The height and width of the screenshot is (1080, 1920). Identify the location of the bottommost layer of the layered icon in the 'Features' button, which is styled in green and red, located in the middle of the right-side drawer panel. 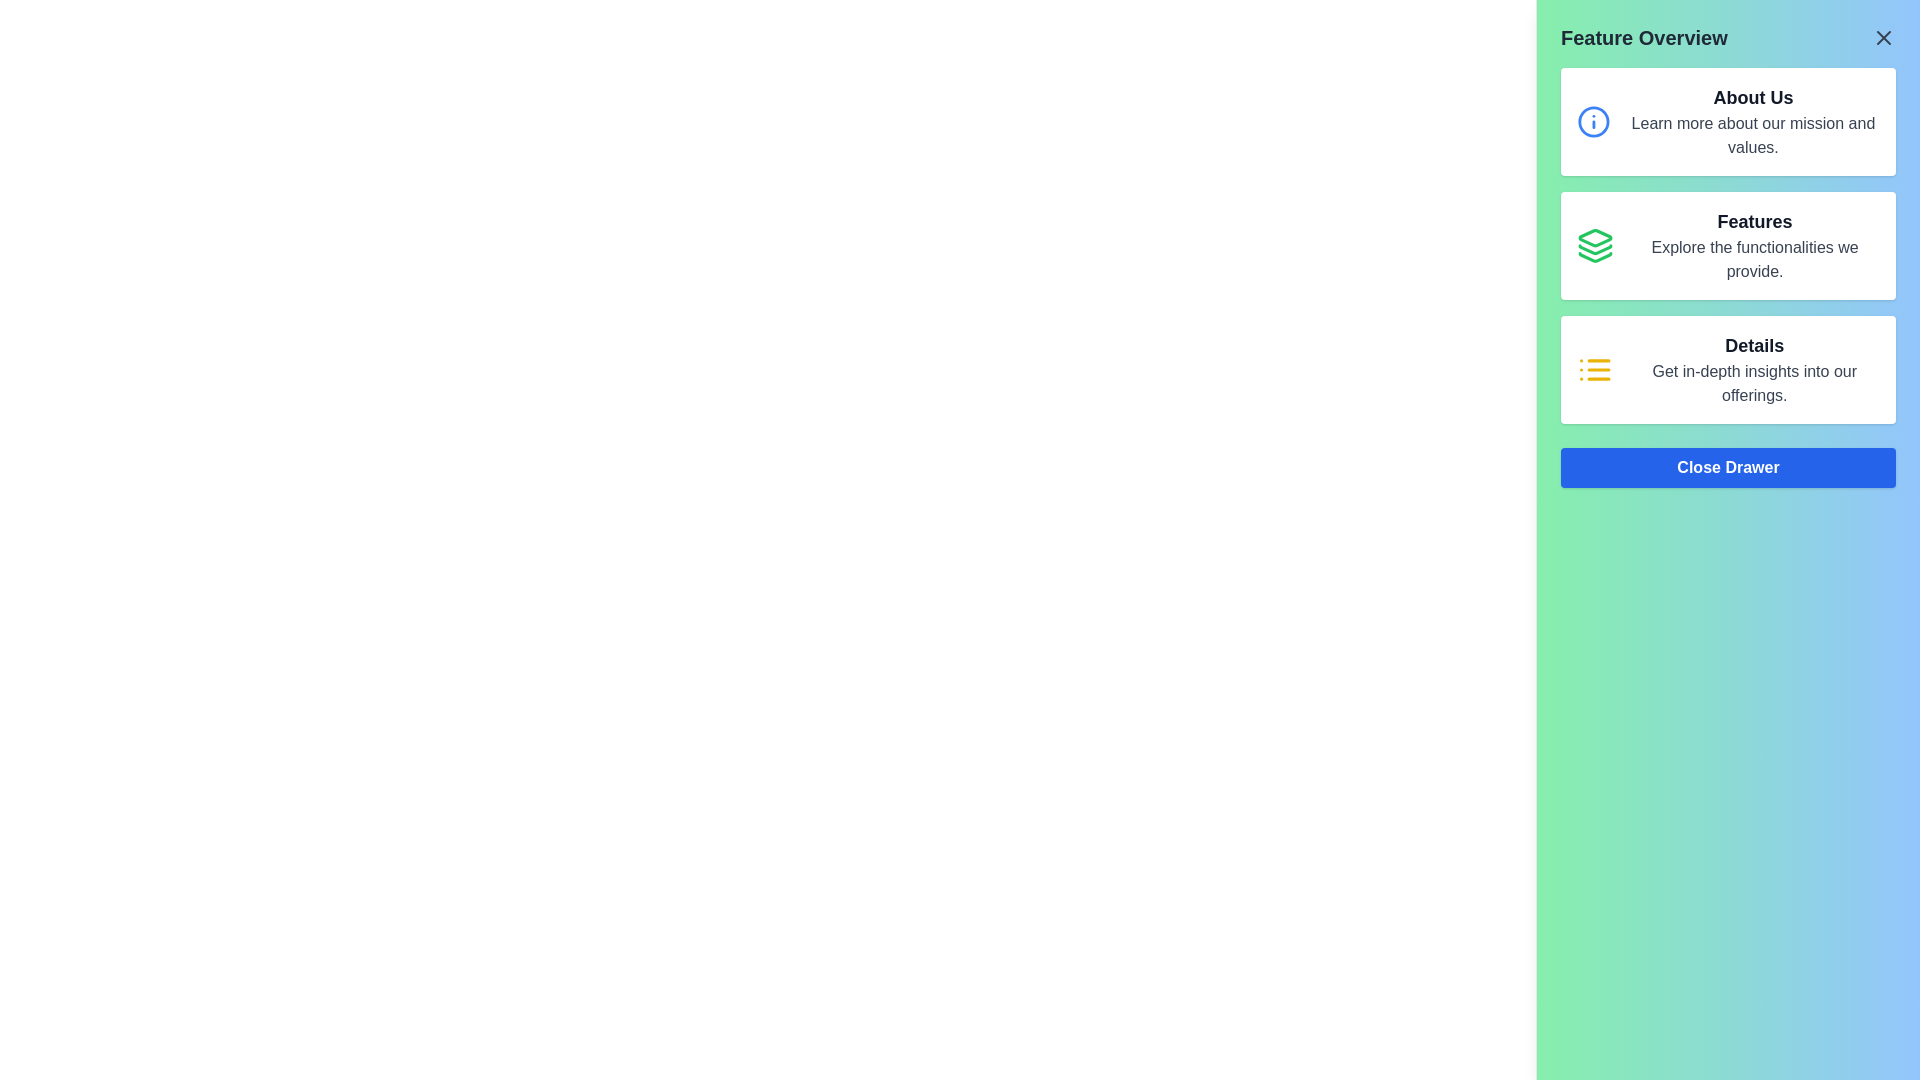
(1594, 256).